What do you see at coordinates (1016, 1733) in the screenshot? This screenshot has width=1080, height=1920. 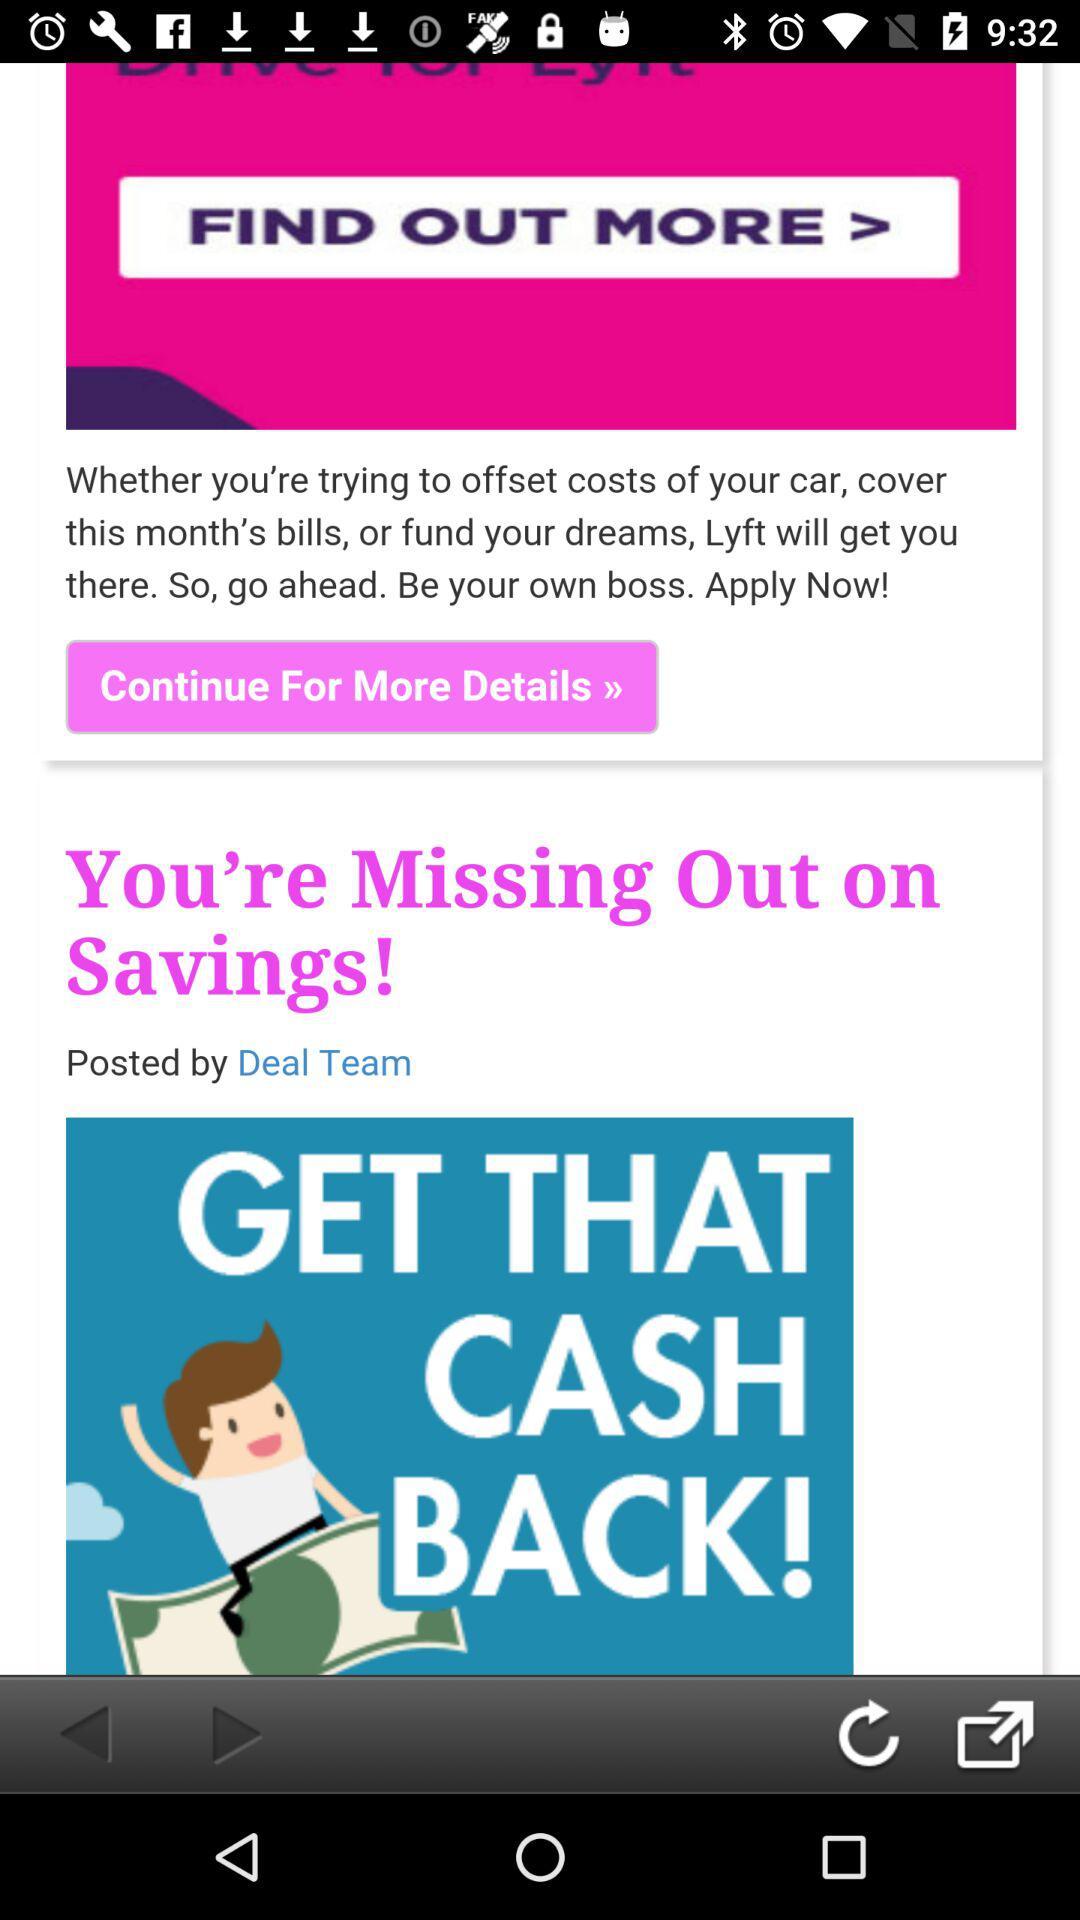 I see `share the article` at bounding box center [1016, 1733].